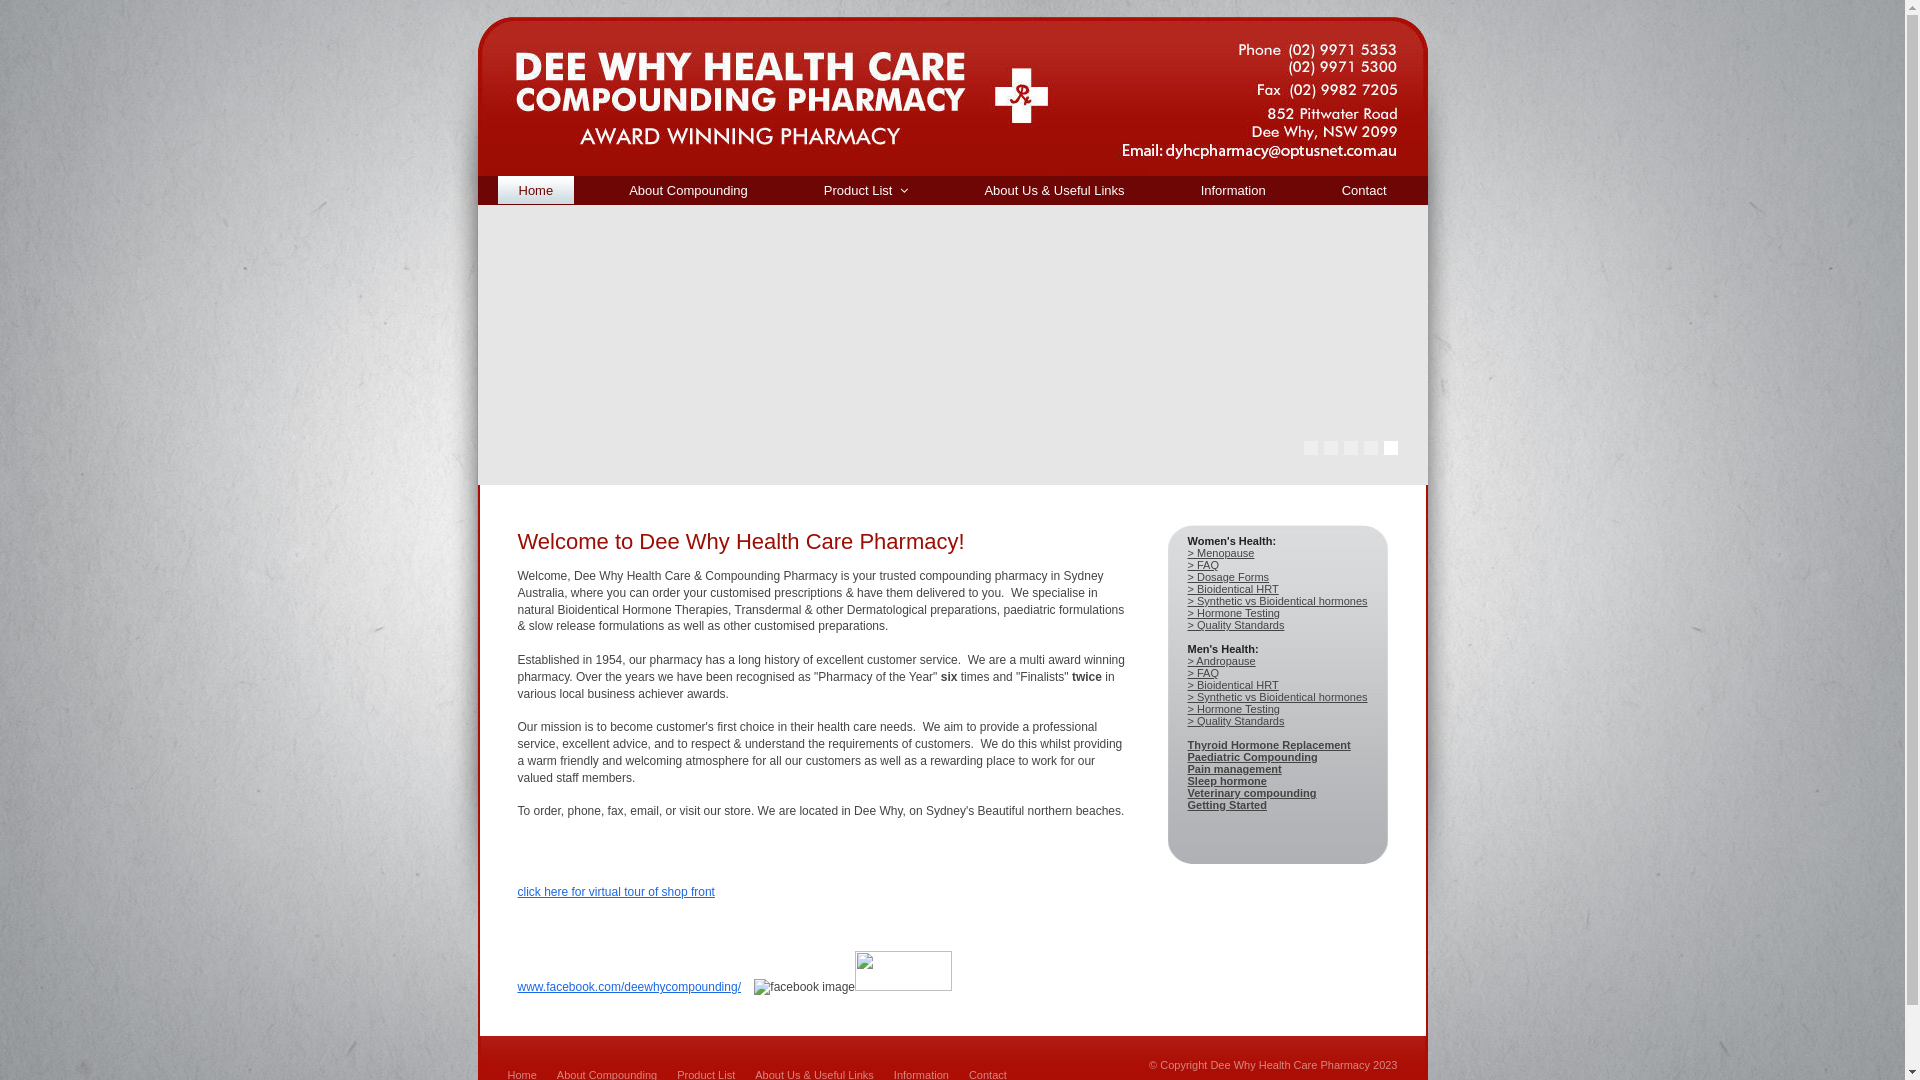  What do you see at coordinates (1226, 779) in the screenshot?
I see `'Sleep hormone'` at bounding box center [1226, 779].